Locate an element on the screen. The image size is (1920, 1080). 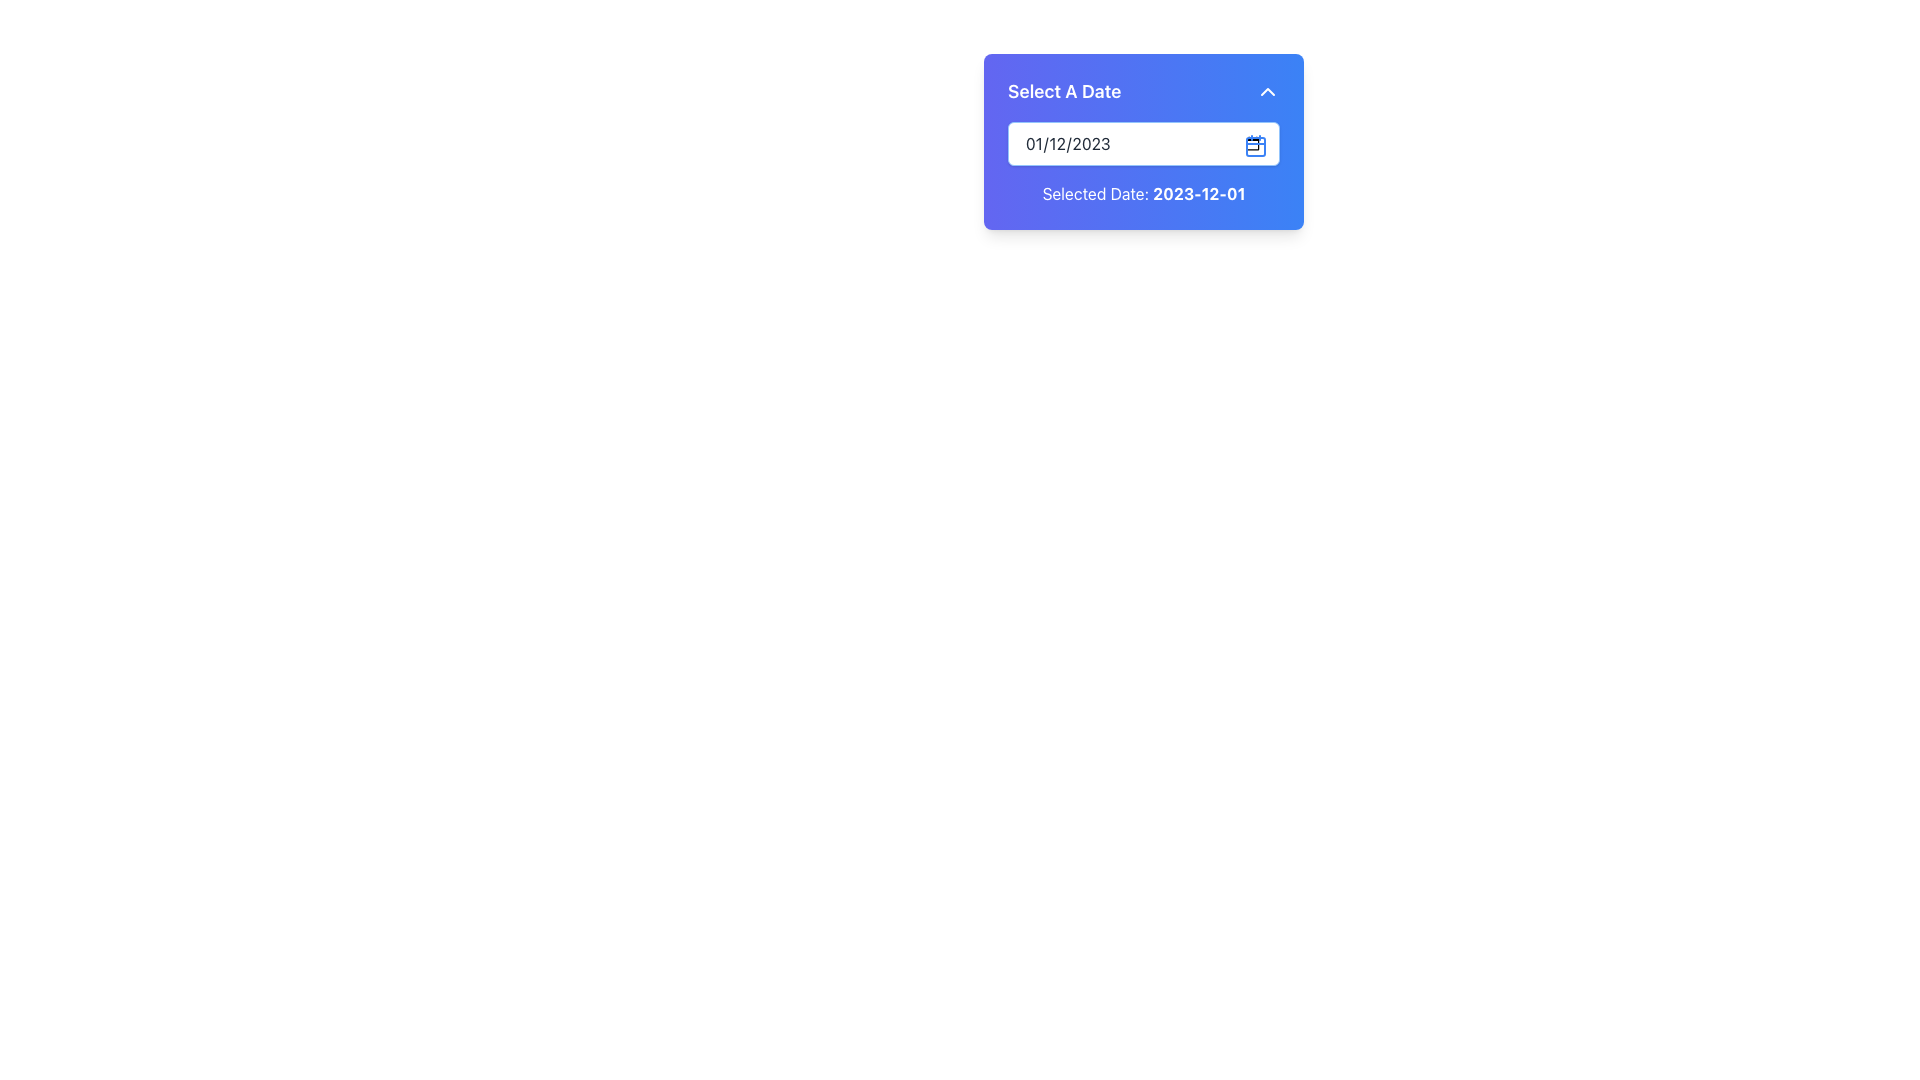
the interactive button located at the top-right end of the header section of the blue-colored panel labeled 'Select A Date' is located at coordinates (1266, 92).